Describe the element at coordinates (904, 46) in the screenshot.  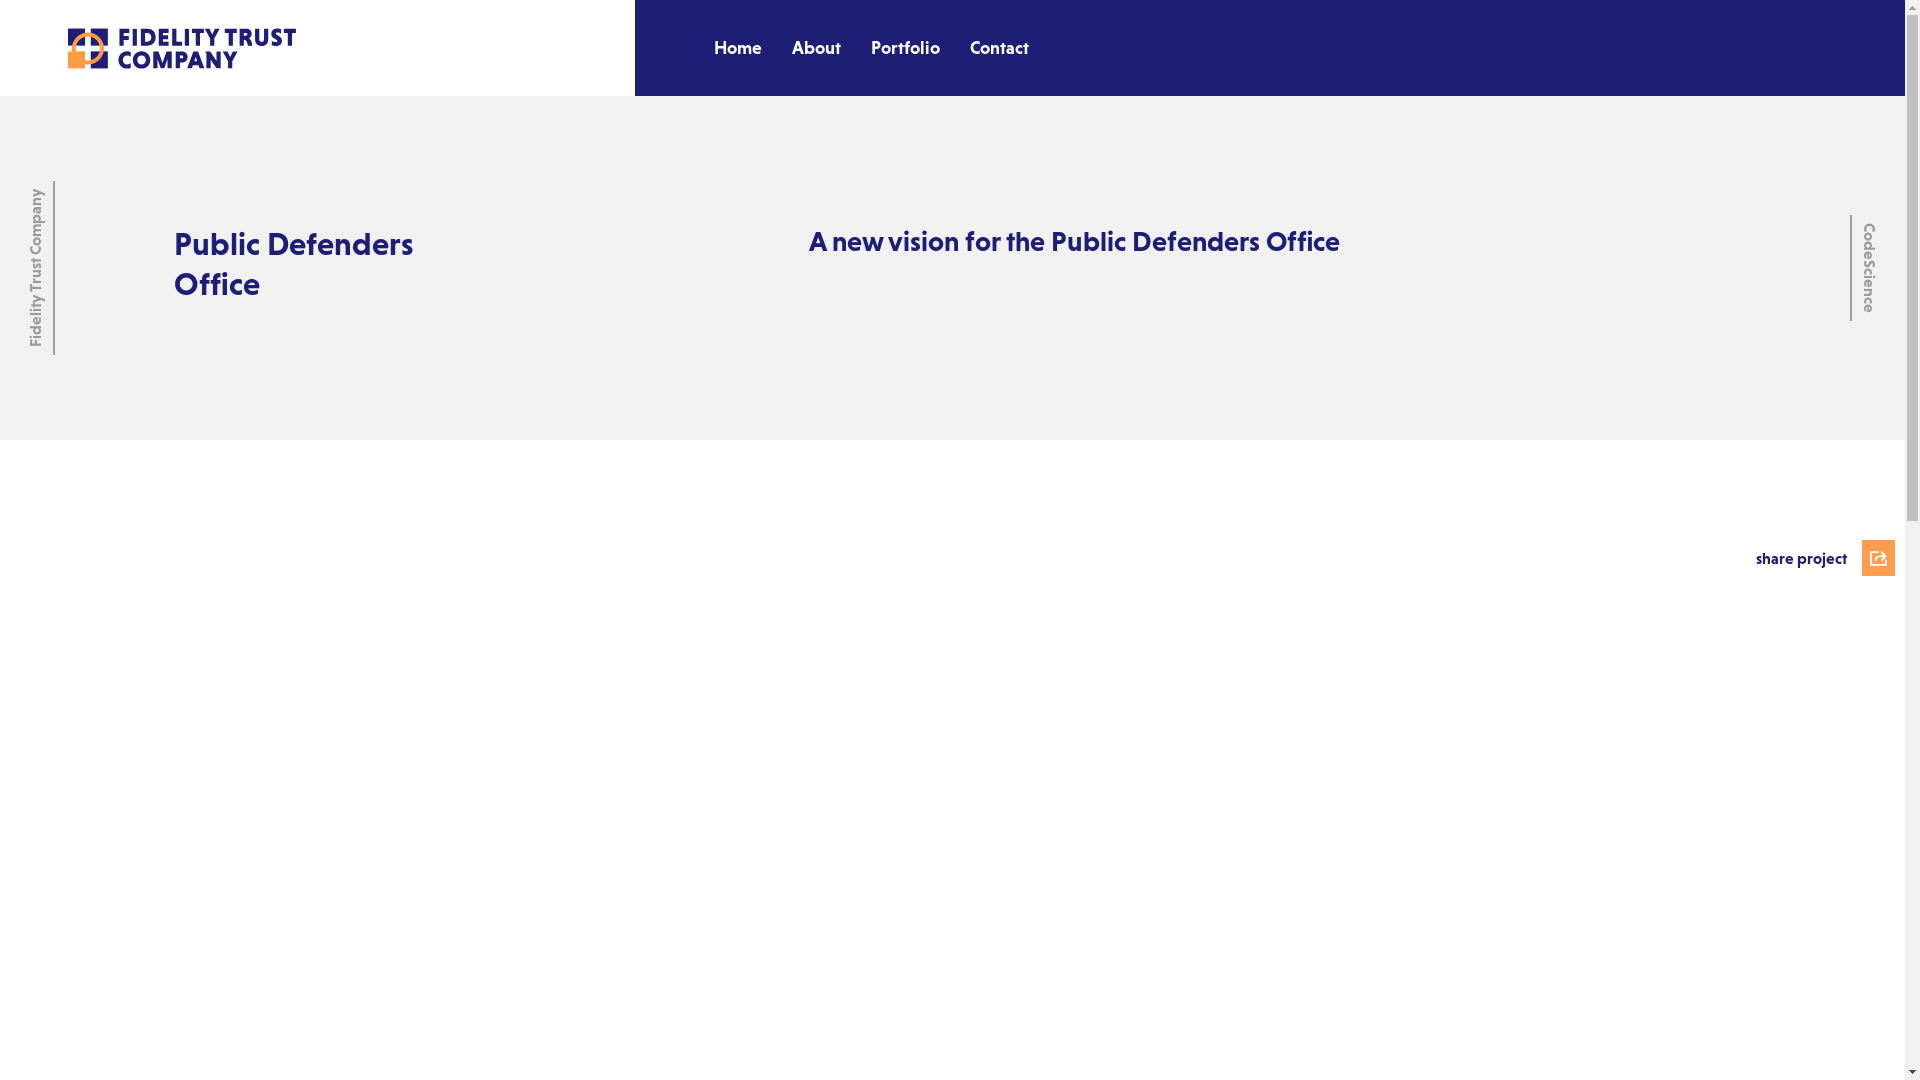
I see `'Portfolio'` at that location.